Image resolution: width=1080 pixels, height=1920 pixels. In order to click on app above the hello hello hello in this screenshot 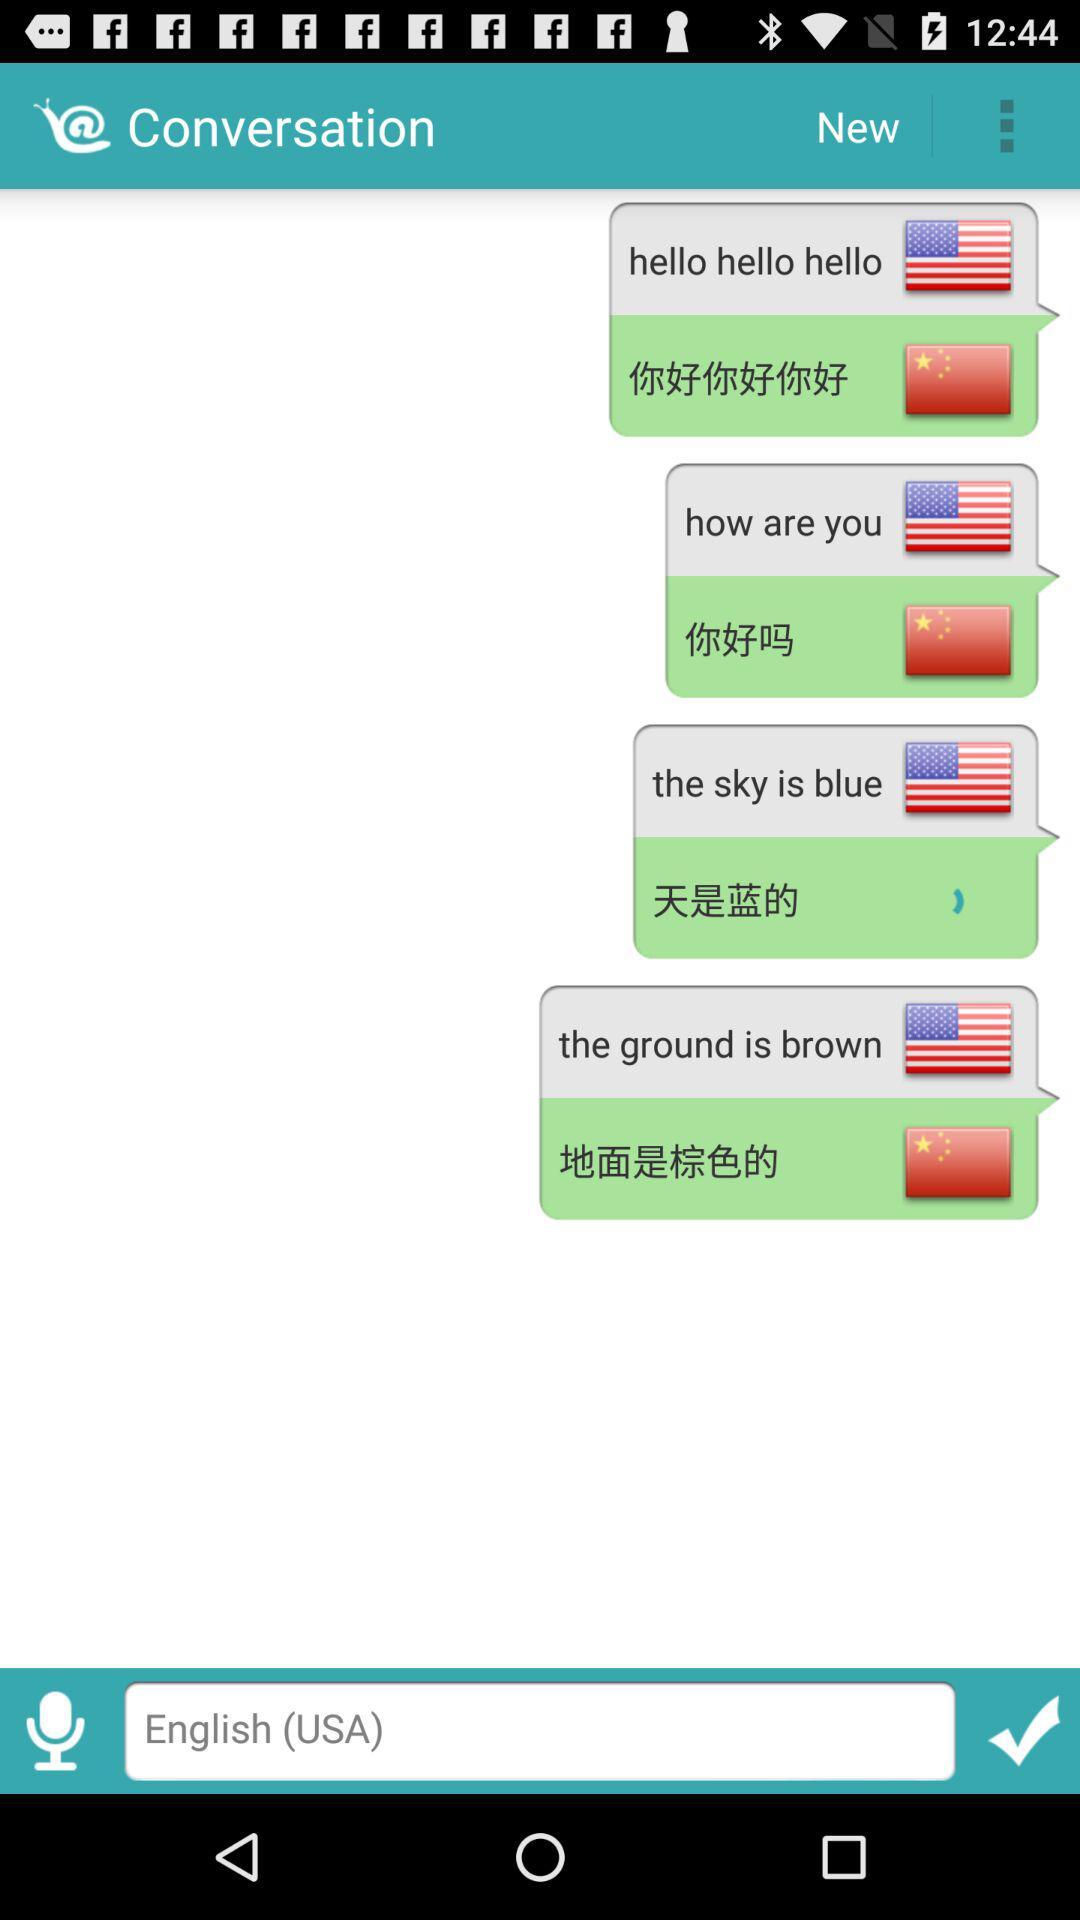, I will do `click(856, 124)`.